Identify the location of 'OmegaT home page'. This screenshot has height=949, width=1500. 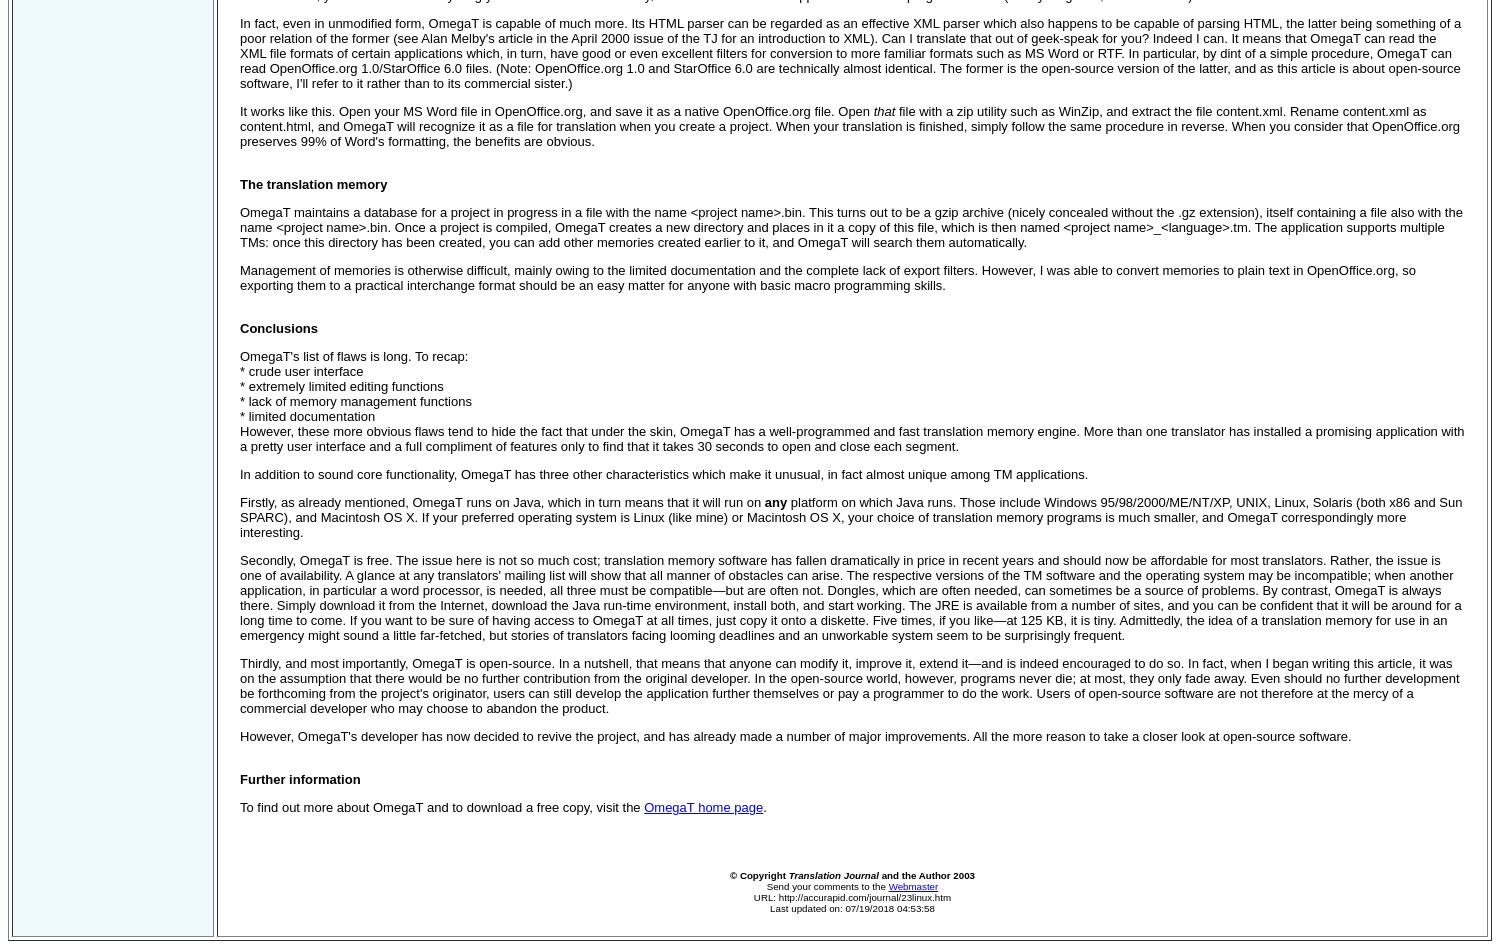
(643, 806).